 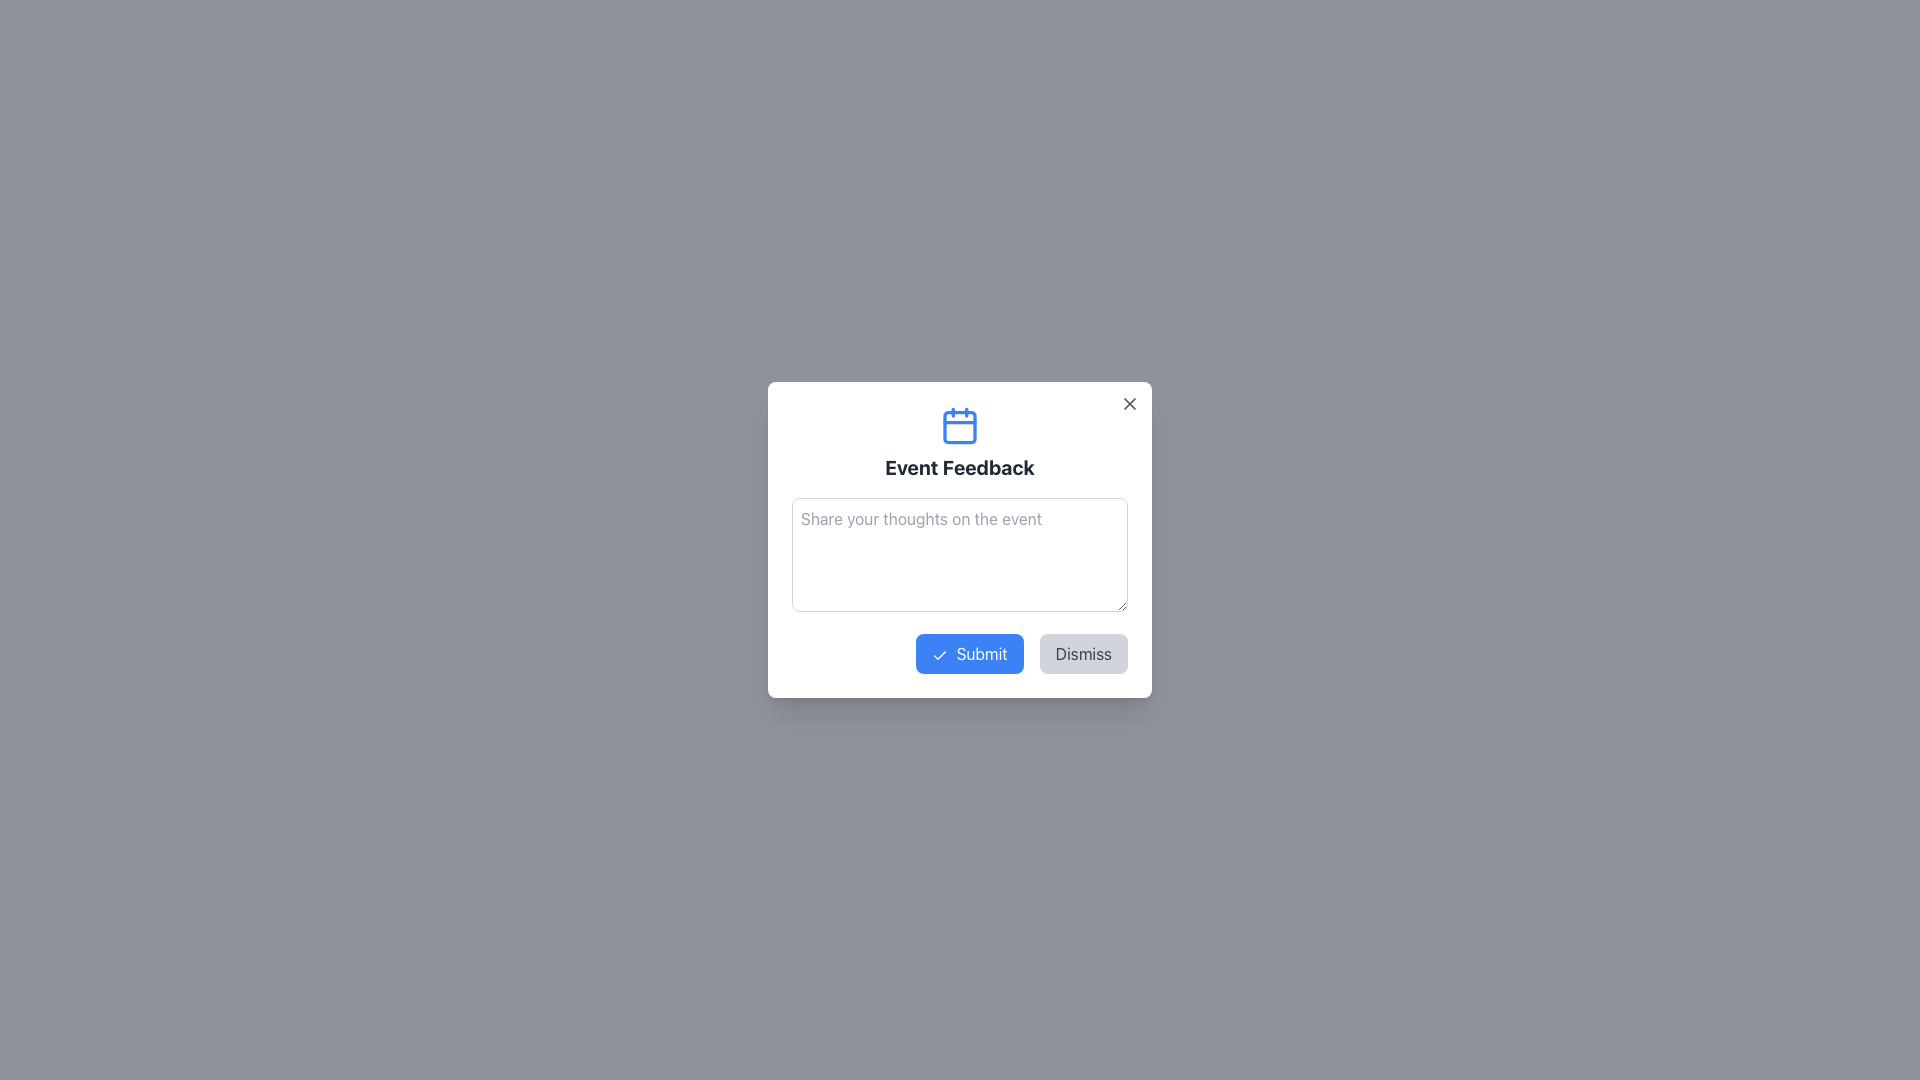 I want to click on the confirm button located at the bottom right of the modal dialog box, so click(x=970, y=654).